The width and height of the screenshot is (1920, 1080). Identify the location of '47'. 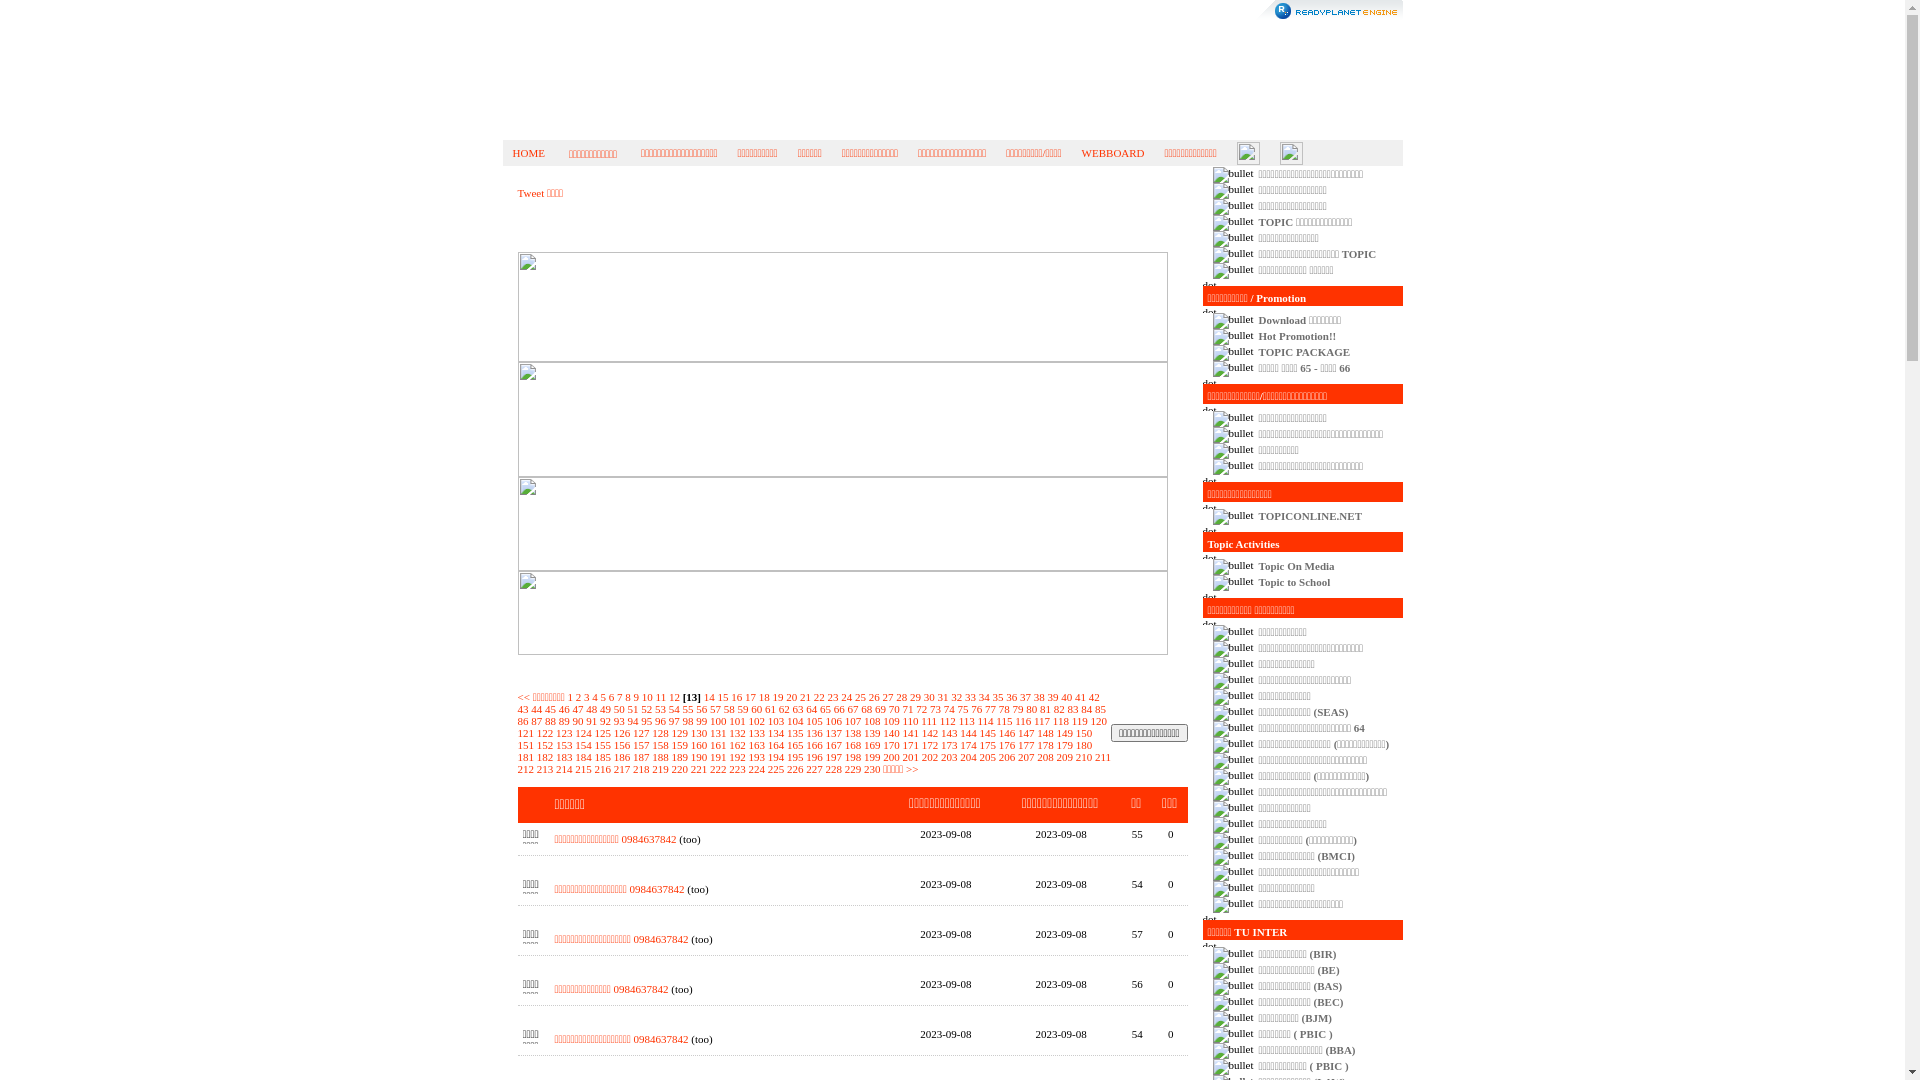
(570, 708).